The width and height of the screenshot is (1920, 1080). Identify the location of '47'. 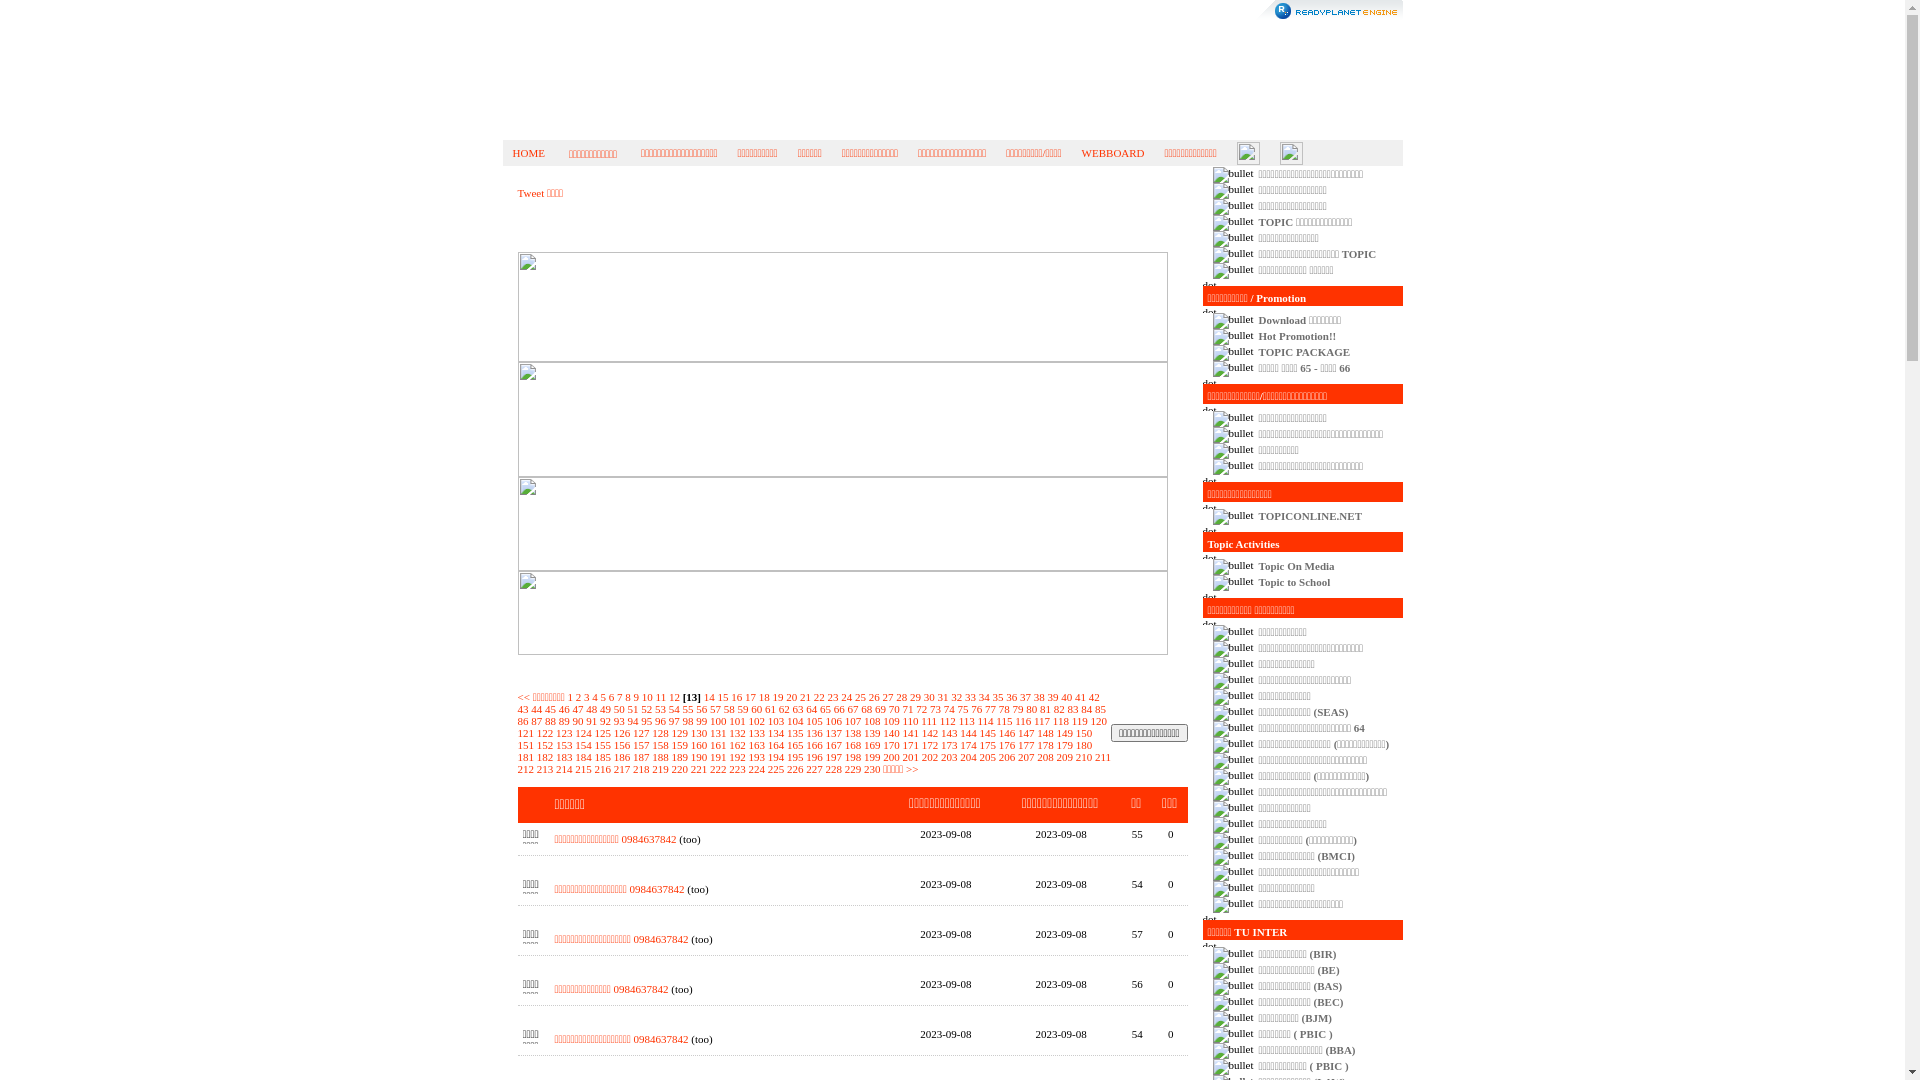
(570, 708).